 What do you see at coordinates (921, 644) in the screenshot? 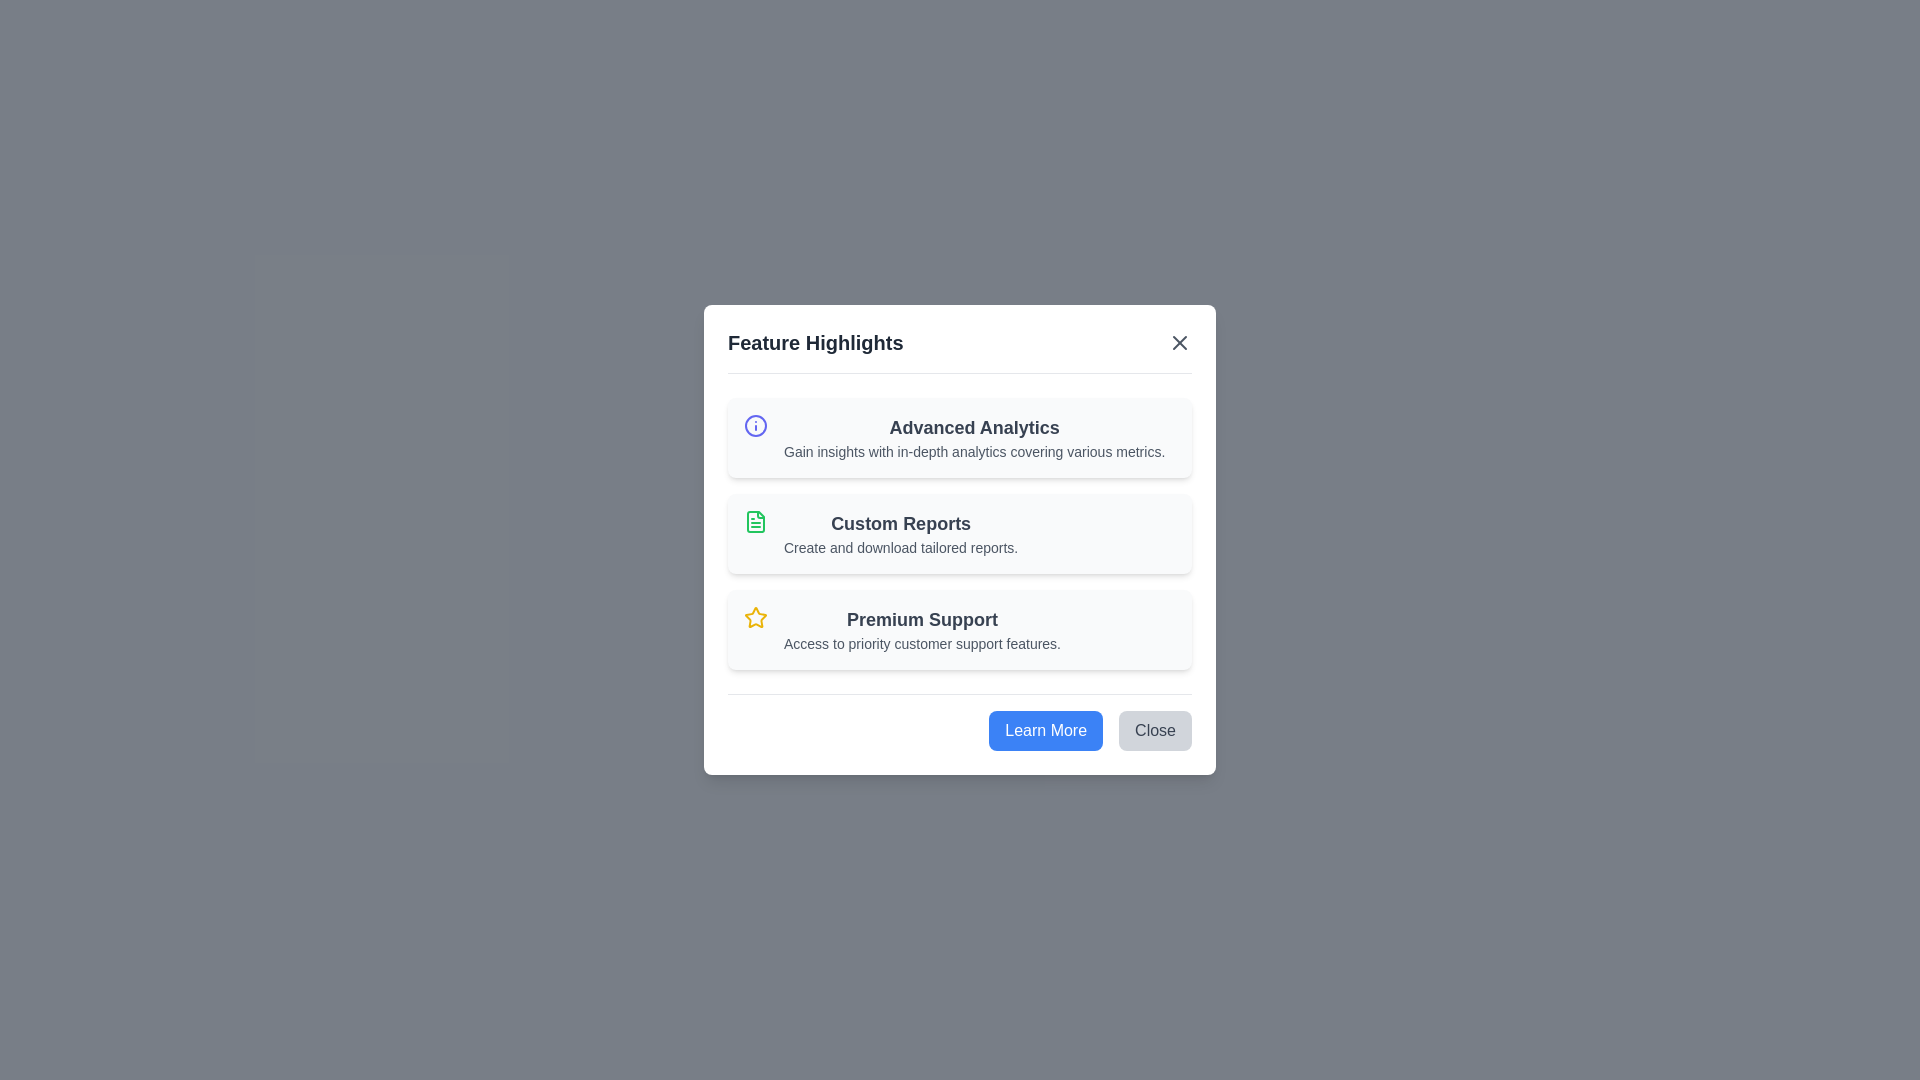
I see `the Text Label that reads 'Access to priority customer support features.' located below the 'Premium Support' title in the modal dialog` at bounding box center [921, 644].